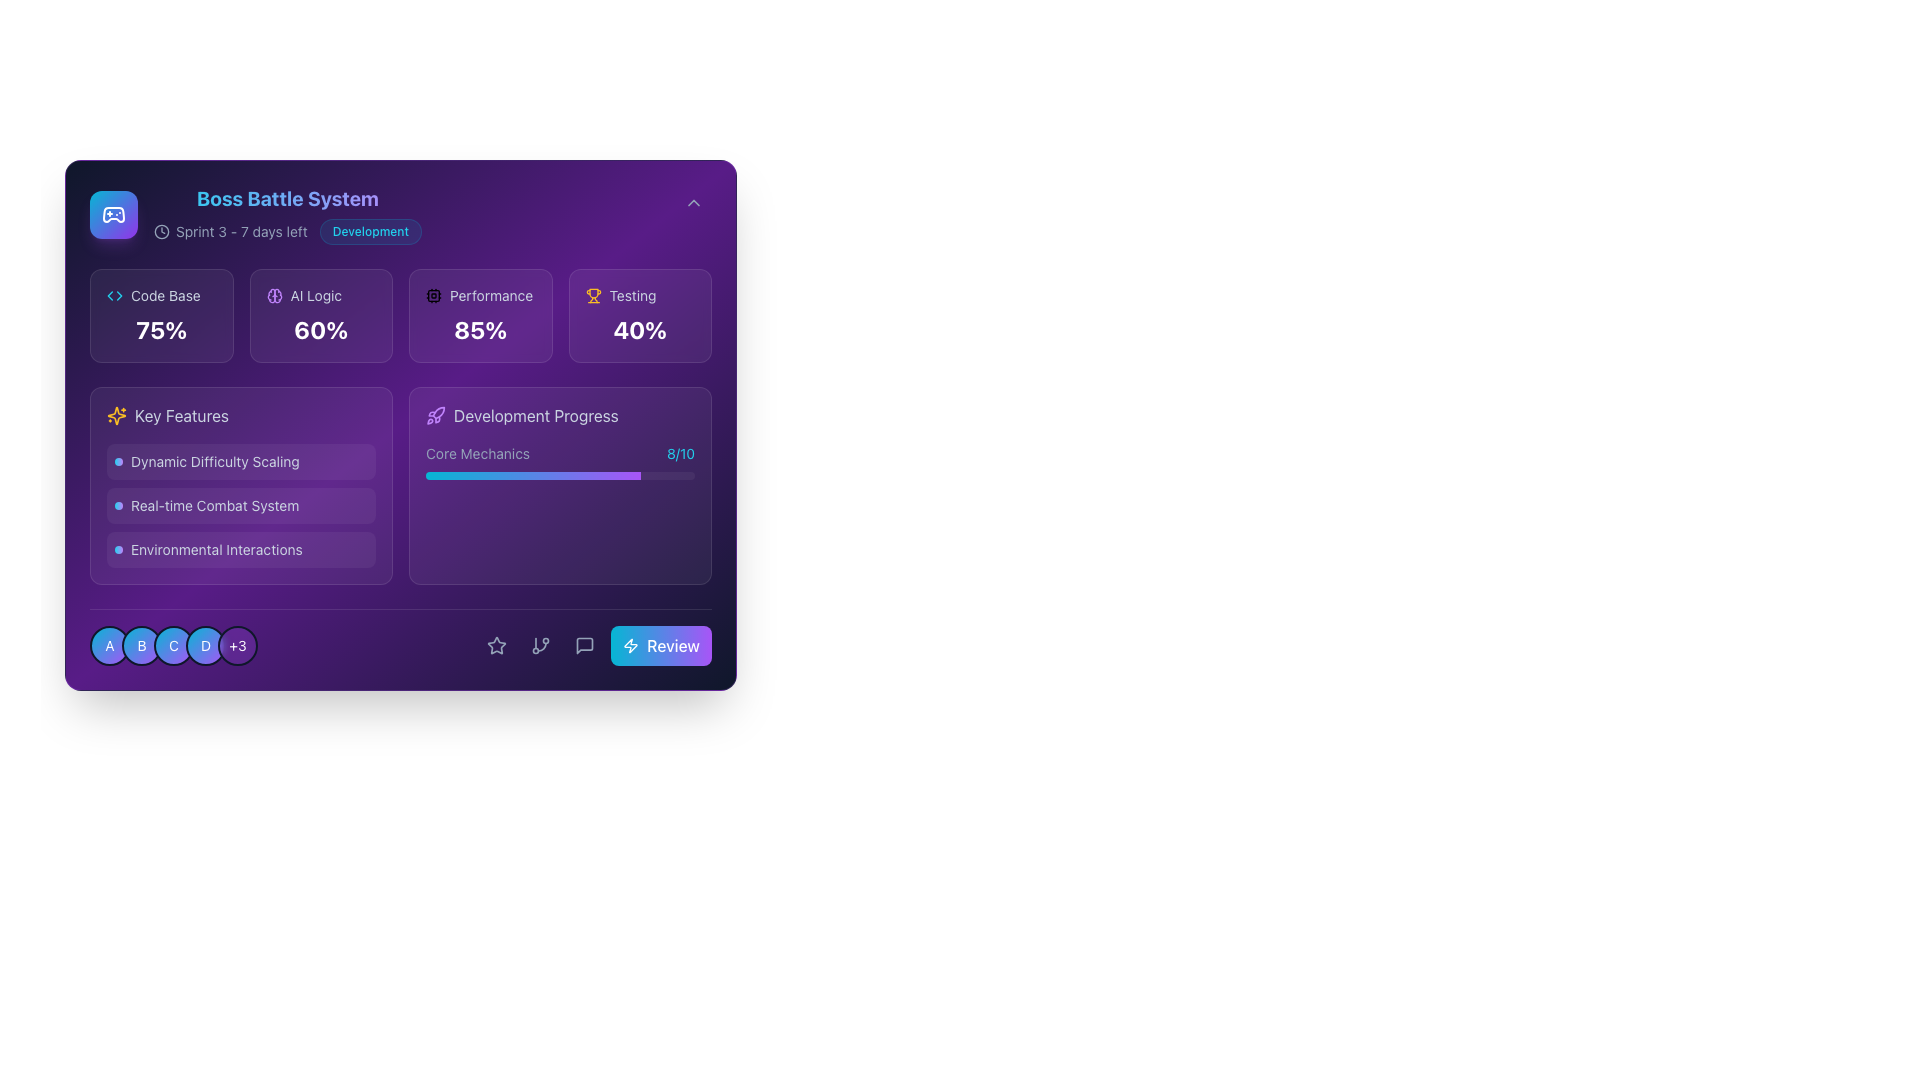  I want to click on the 'Performance' label located in the performance status section, which is right of the CPU icon and above the performance percentage (85%), so click(491, 296).